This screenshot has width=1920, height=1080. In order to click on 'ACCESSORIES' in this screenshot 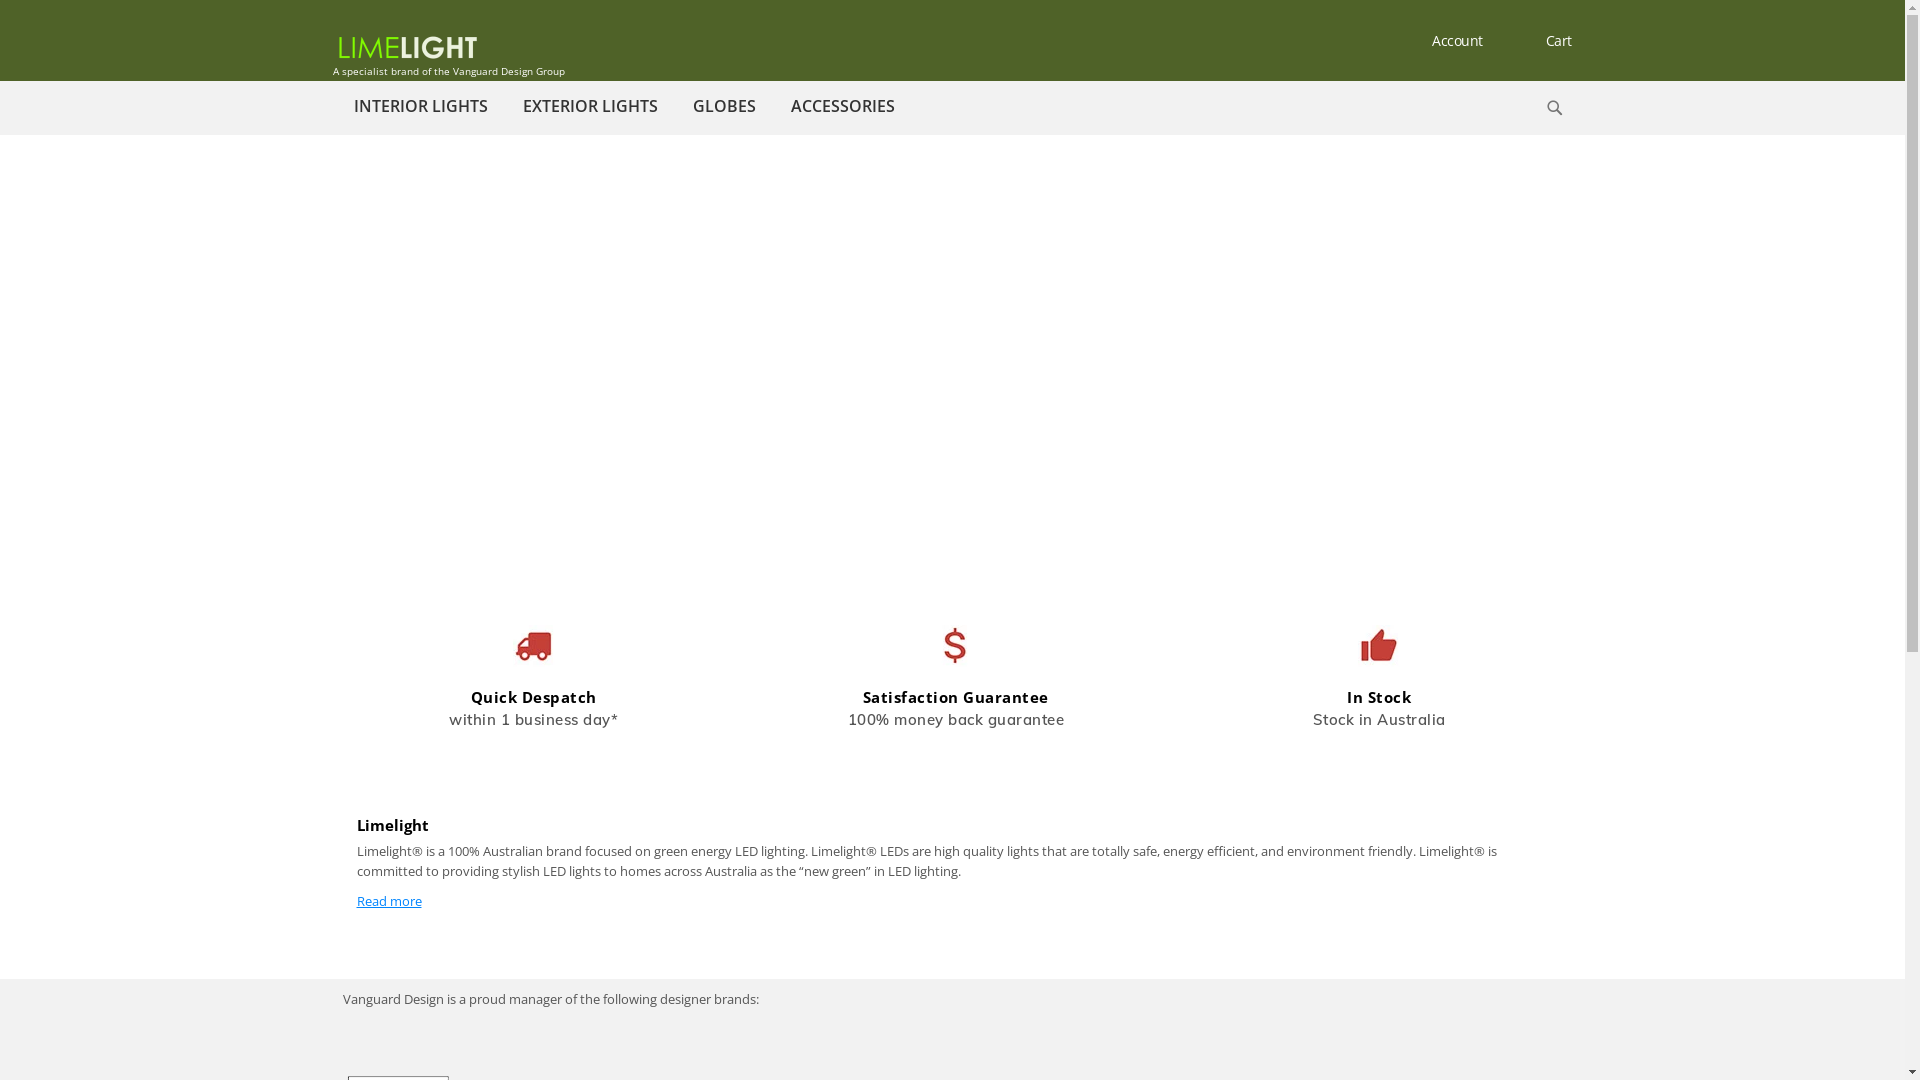, I will do `click(843, 105)`.